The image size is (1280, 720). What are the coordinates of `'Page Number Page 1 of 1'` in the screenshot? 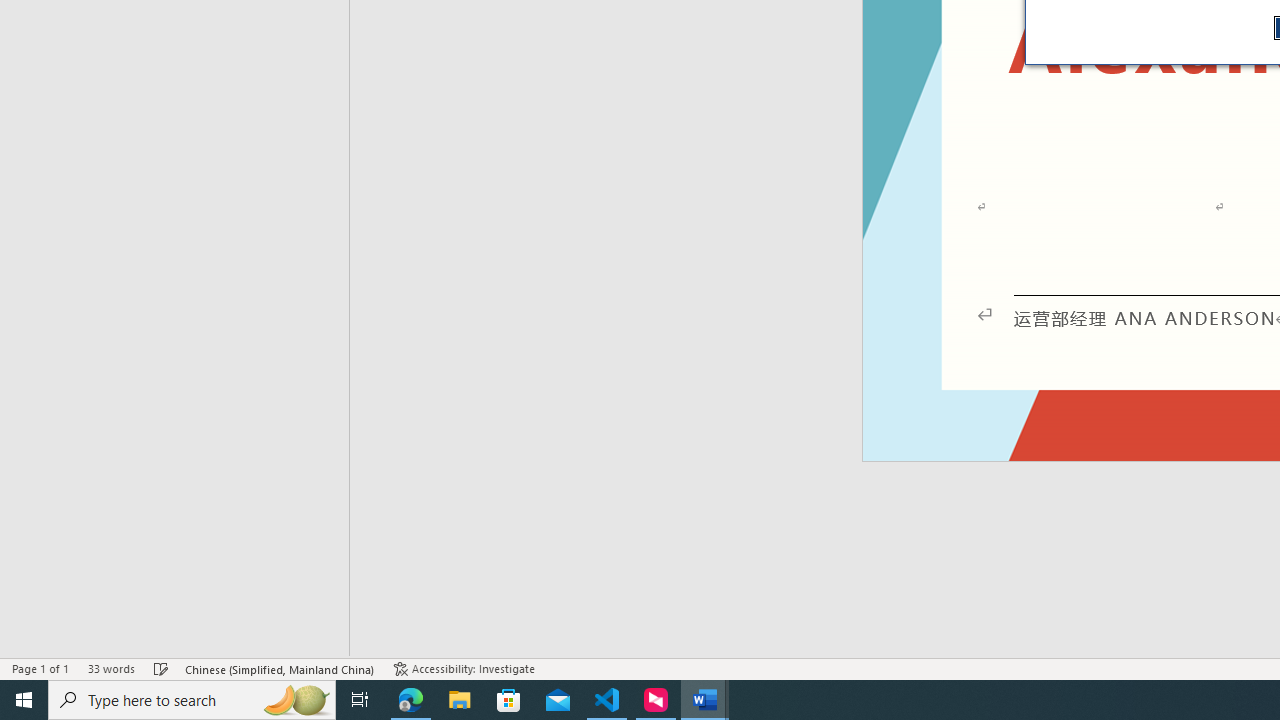 It's located at (40, 669).